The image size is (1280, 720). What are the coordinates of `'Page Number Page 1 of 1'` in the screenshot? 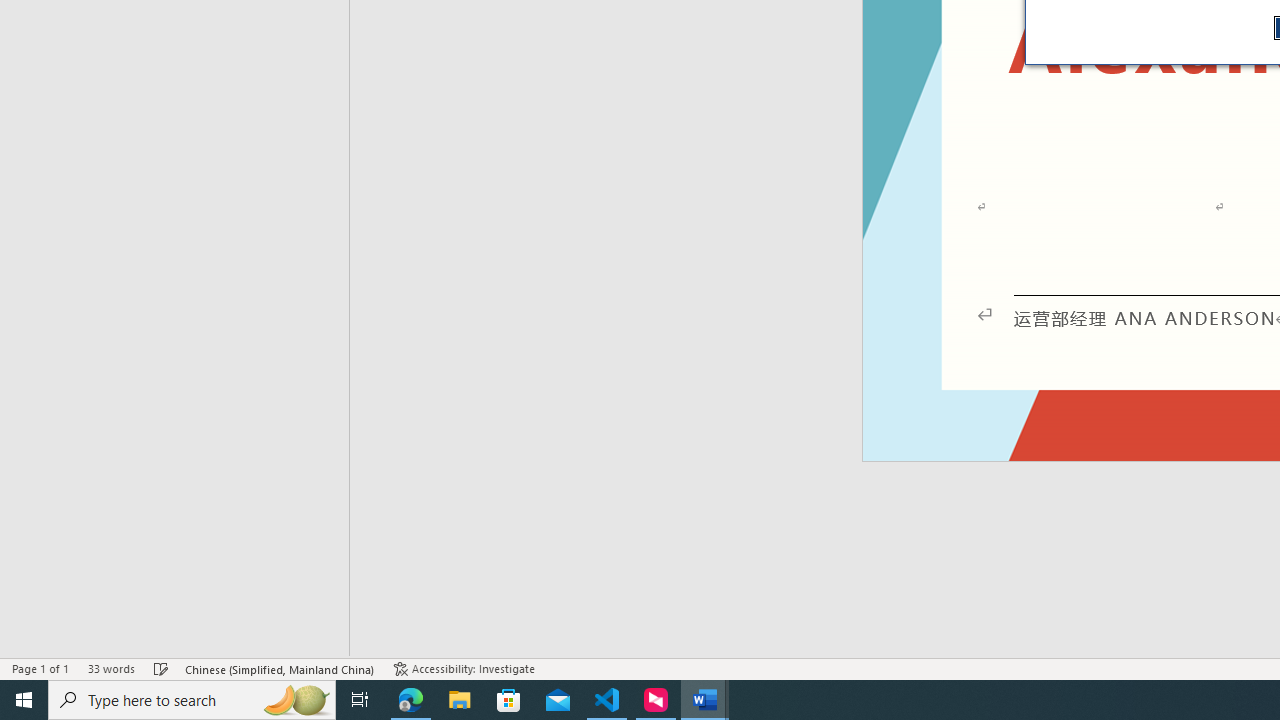 It's located at (40, 669).